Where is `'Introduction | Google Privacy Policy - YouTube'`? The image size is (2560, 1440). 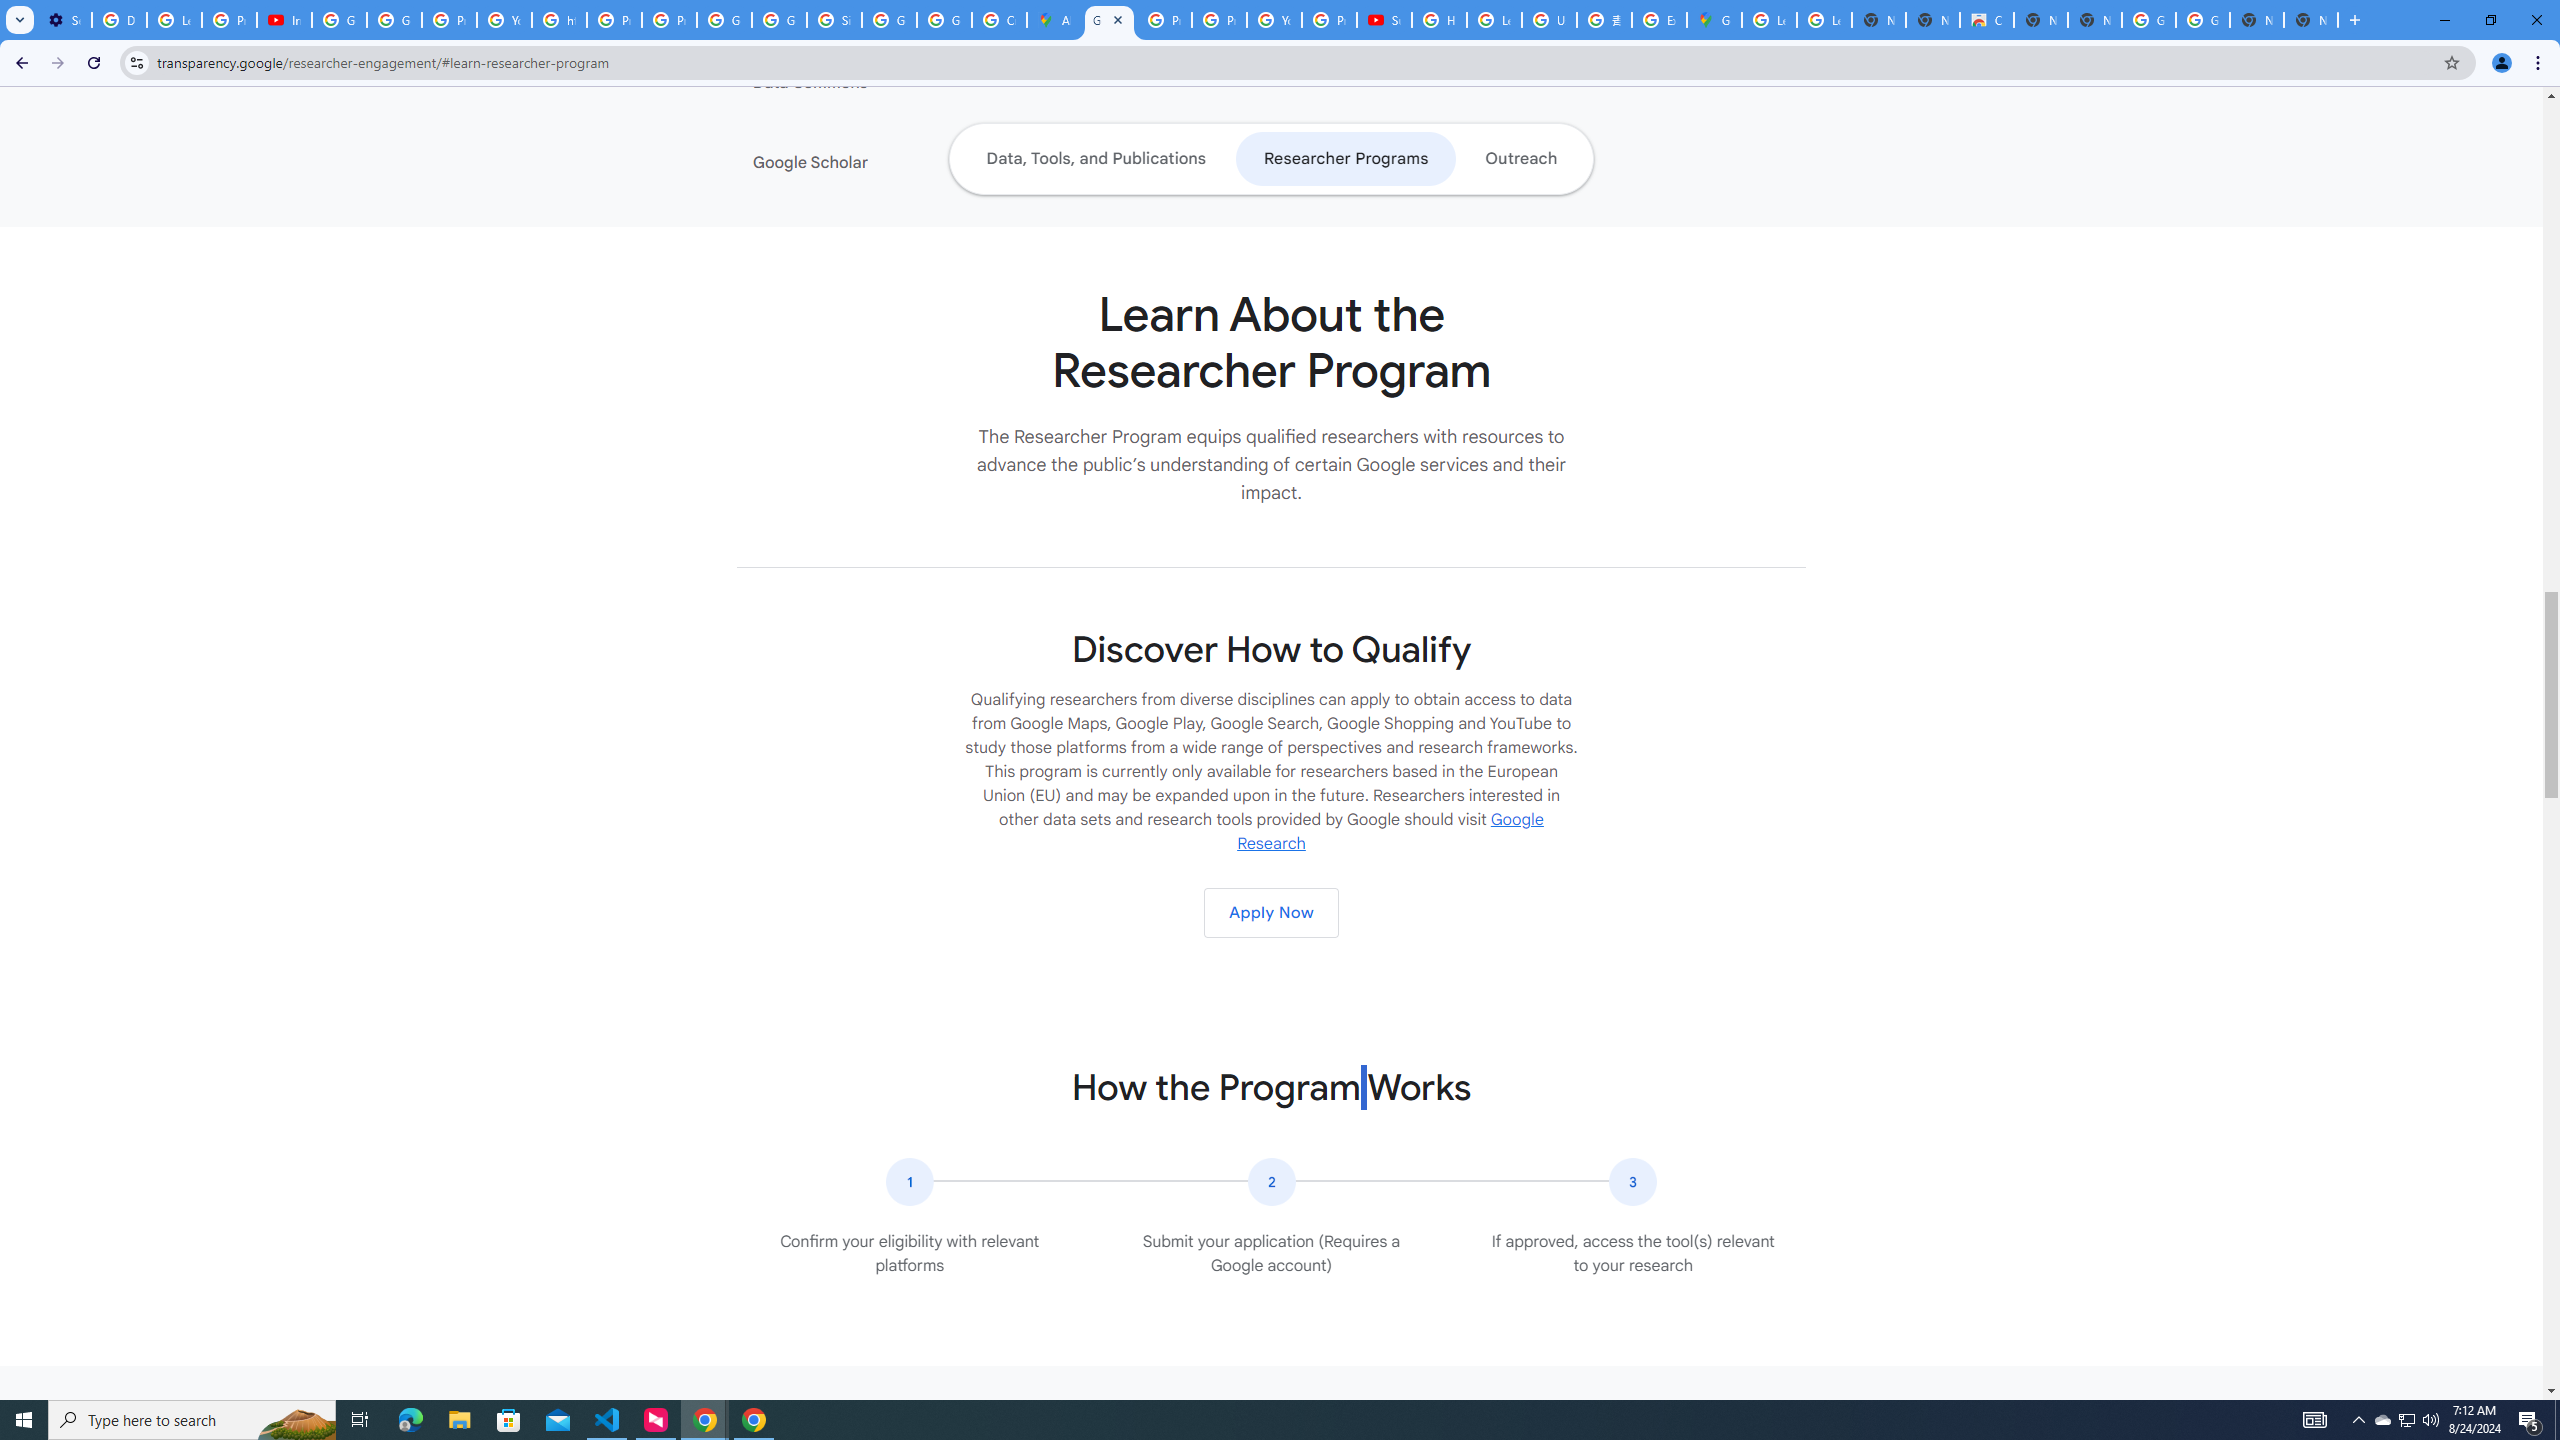
'Introduction | Google Privacy Policy - YouTube' is located at coordinates (284, 19).